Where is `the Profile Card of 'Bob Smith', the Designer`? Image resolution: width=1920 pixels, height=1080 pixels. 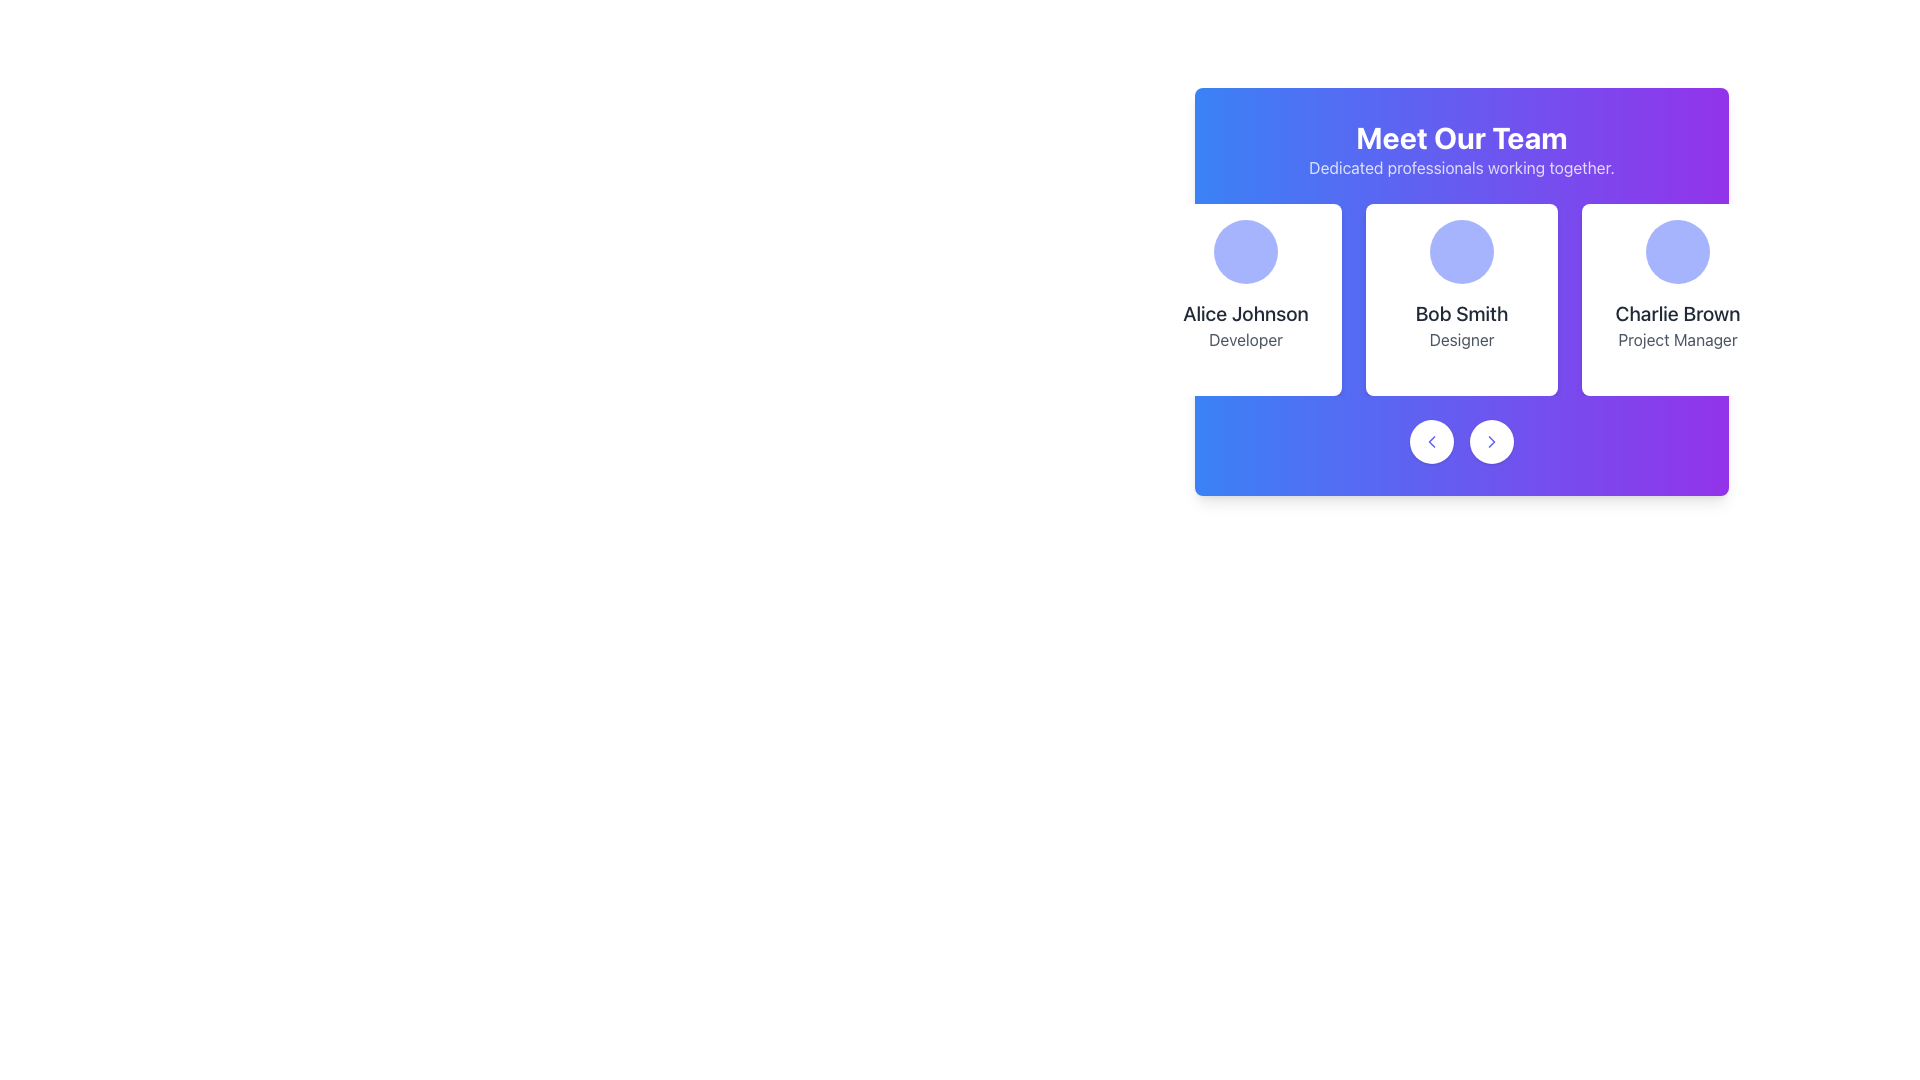 the Profile Card of 'Bob Smith', the Designer is located at coordinates (1462, 300).